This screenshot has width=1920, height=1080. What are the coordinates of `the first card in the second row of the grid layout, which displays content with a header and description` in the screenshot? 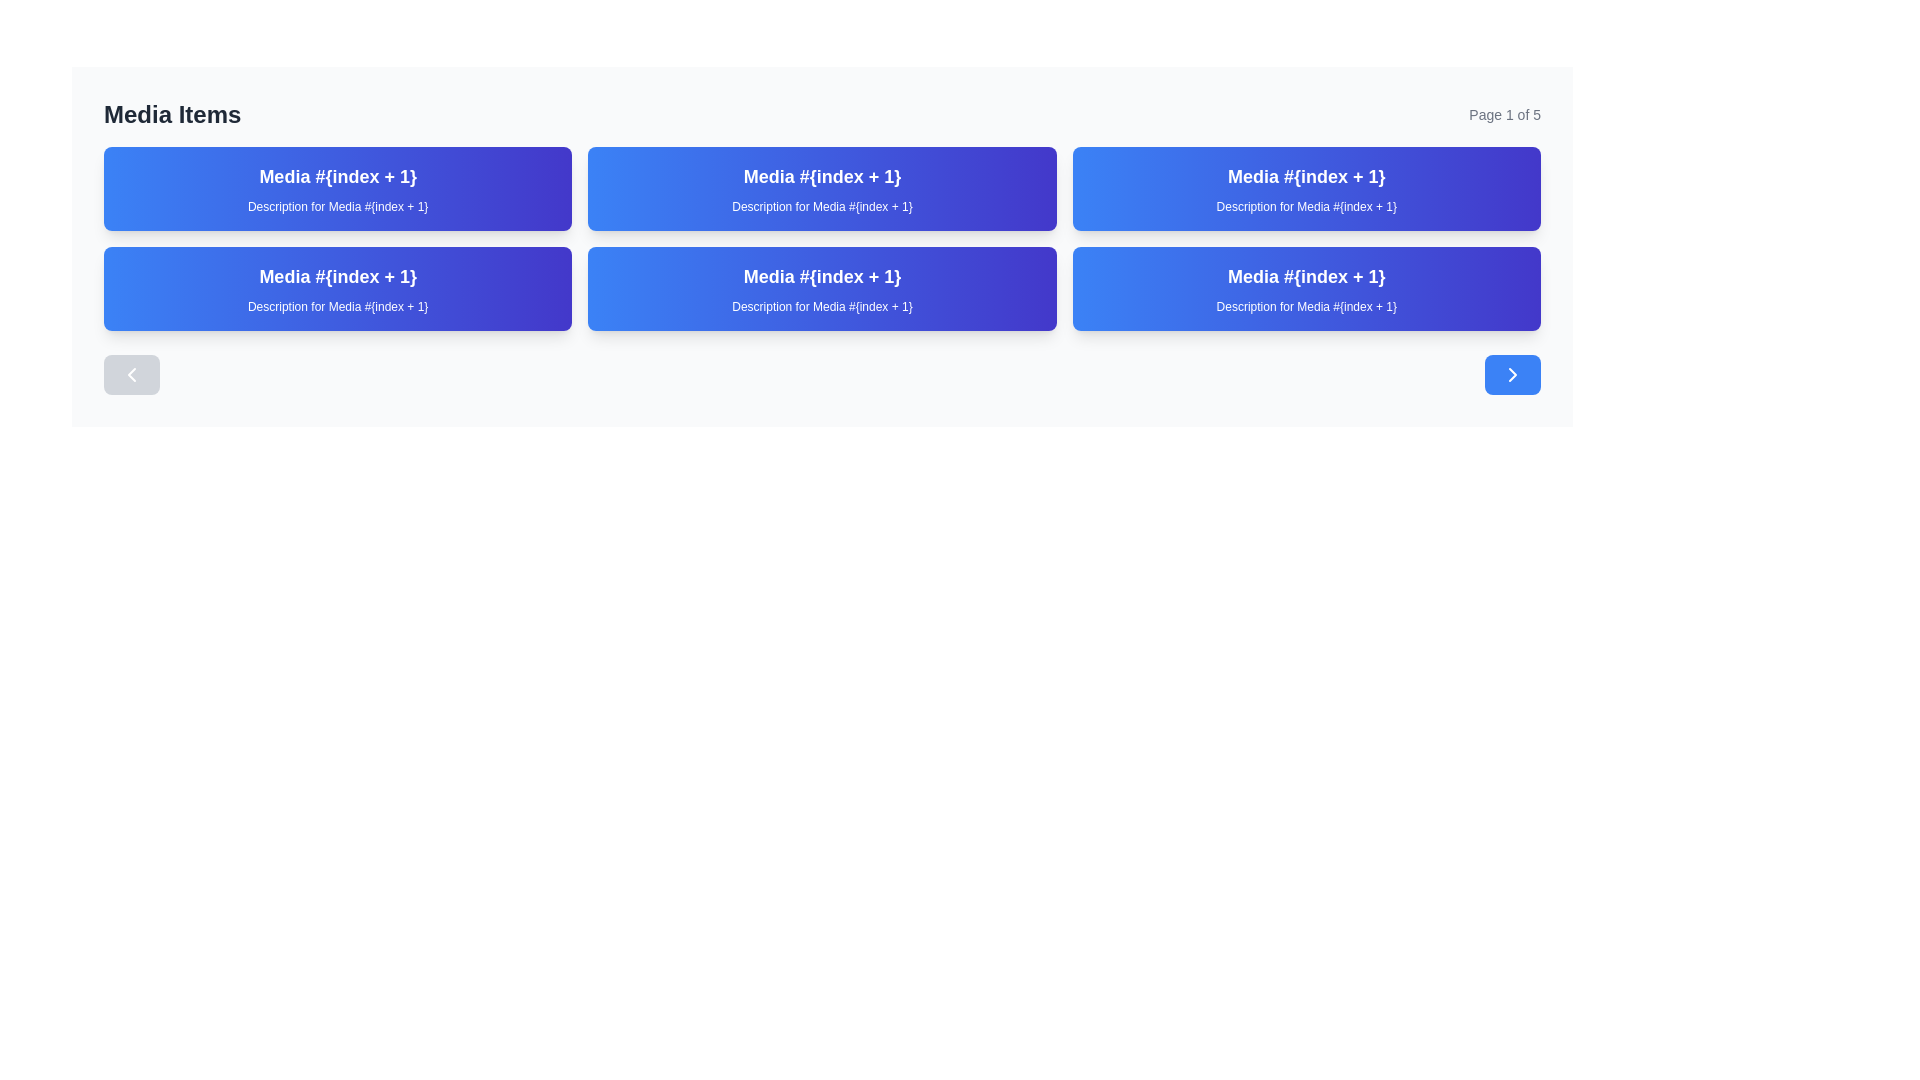 It's located at (338, 289).